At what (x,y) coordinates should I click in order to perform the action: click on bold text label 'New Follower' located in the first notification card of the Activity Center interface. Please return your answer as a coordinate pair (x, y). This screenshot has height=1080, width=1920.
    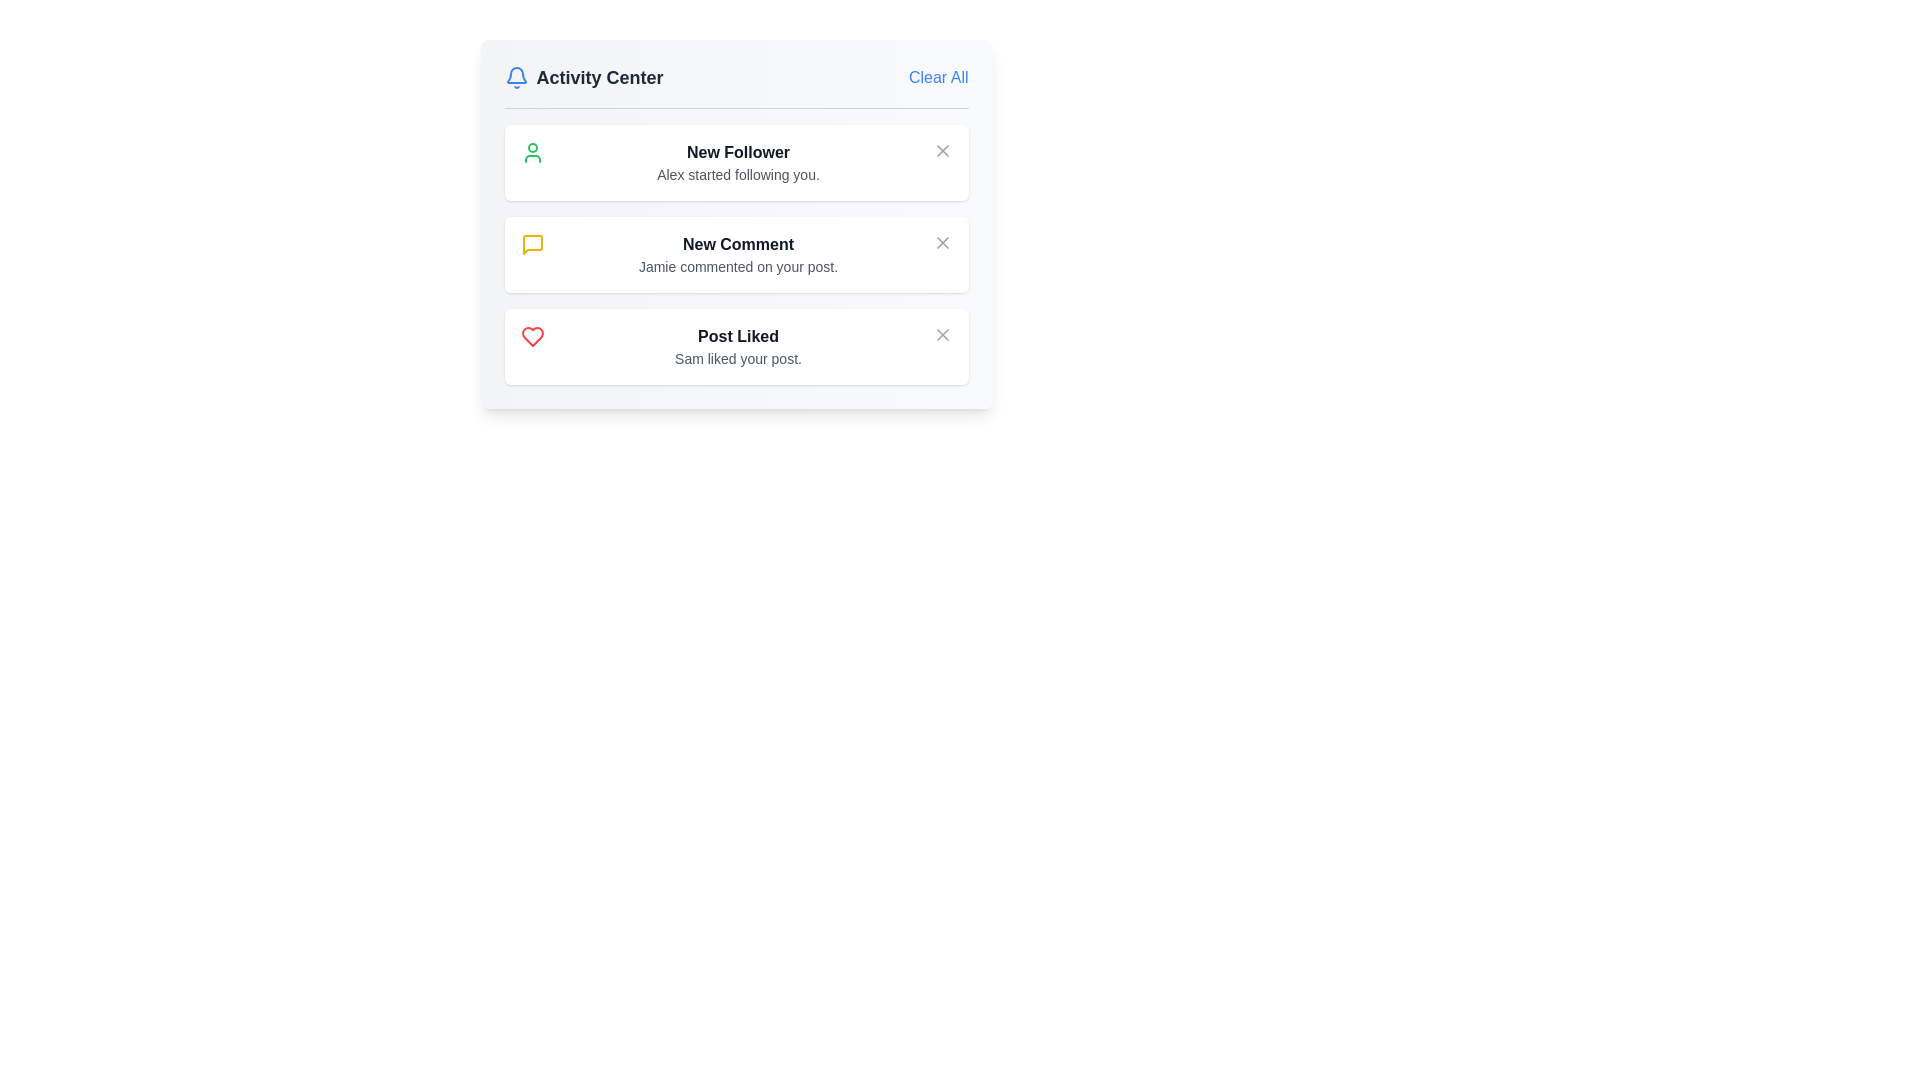
    Looking at the image, I should click on (737, 152).